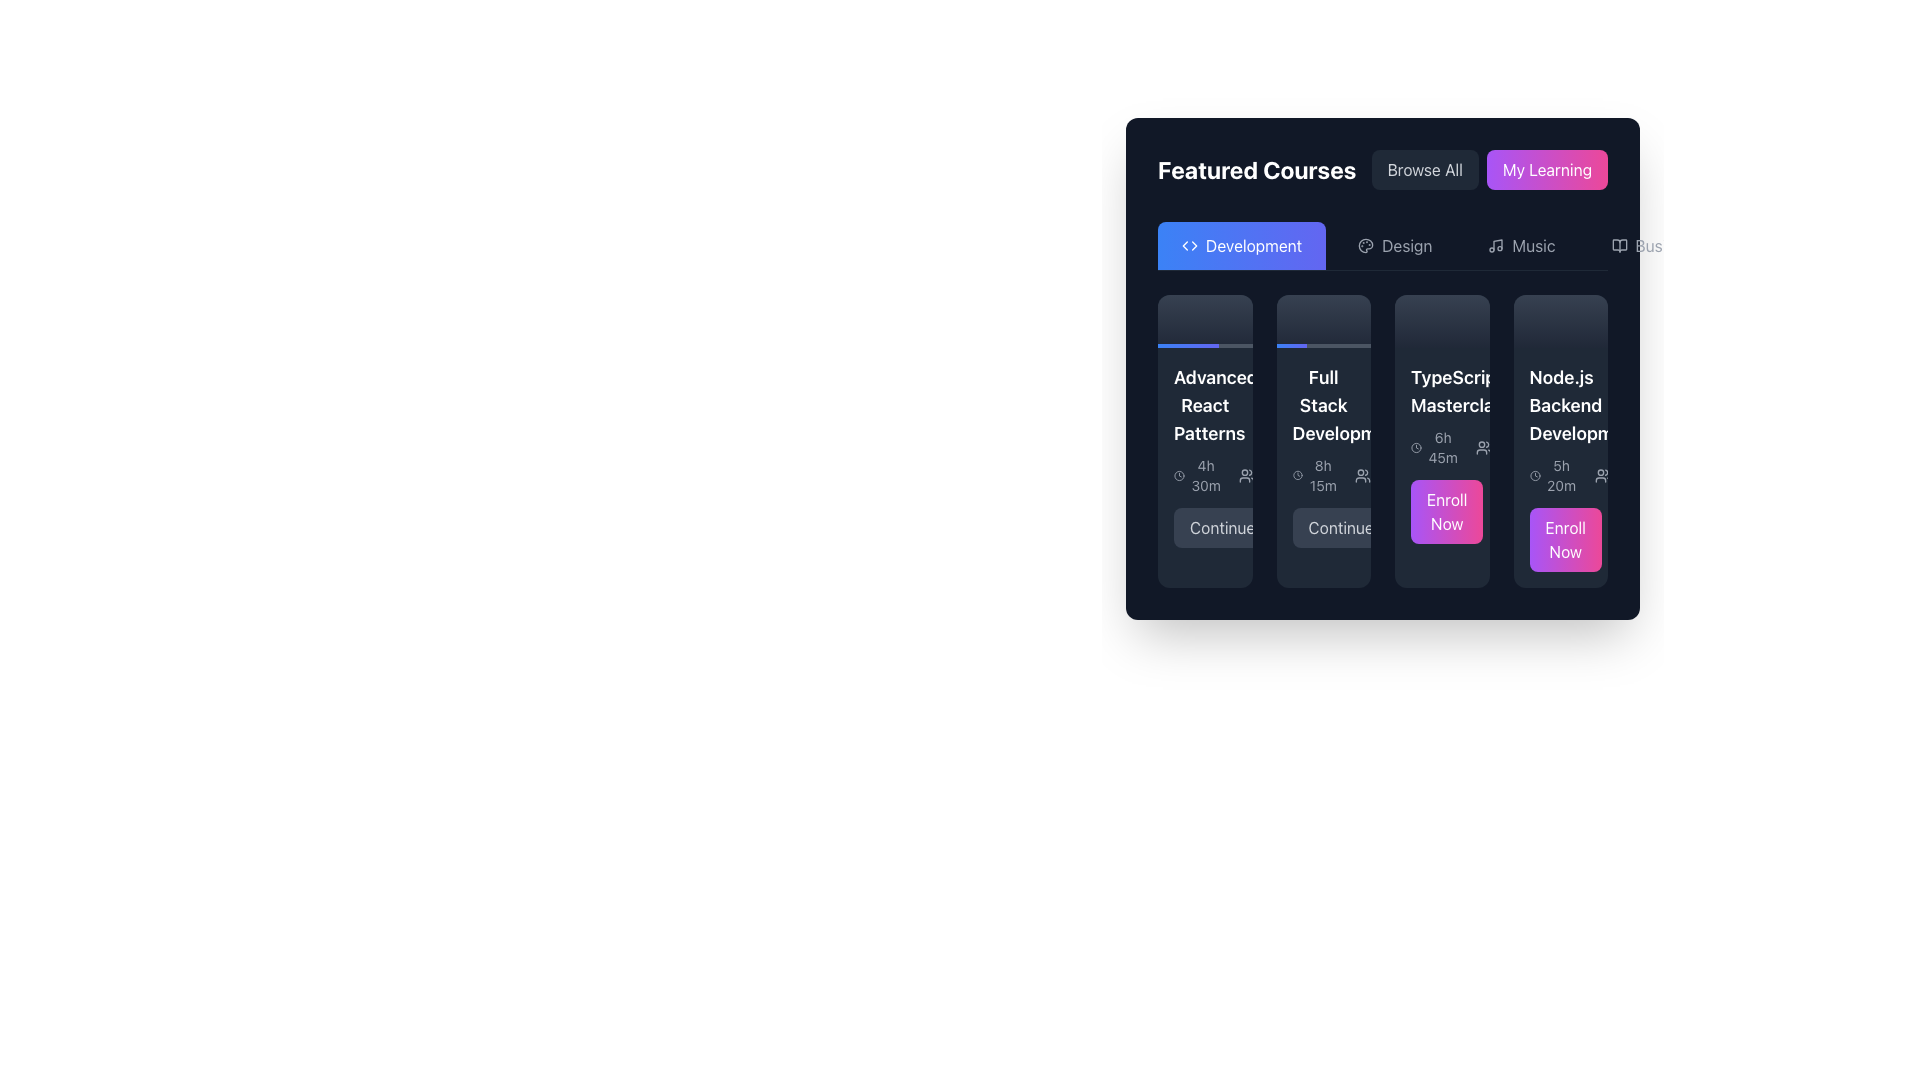  I want to click on the star SVG icon located in the 'Featured Courses' section below the course duration text of 'Full Stack Development', so click(1318, 475).